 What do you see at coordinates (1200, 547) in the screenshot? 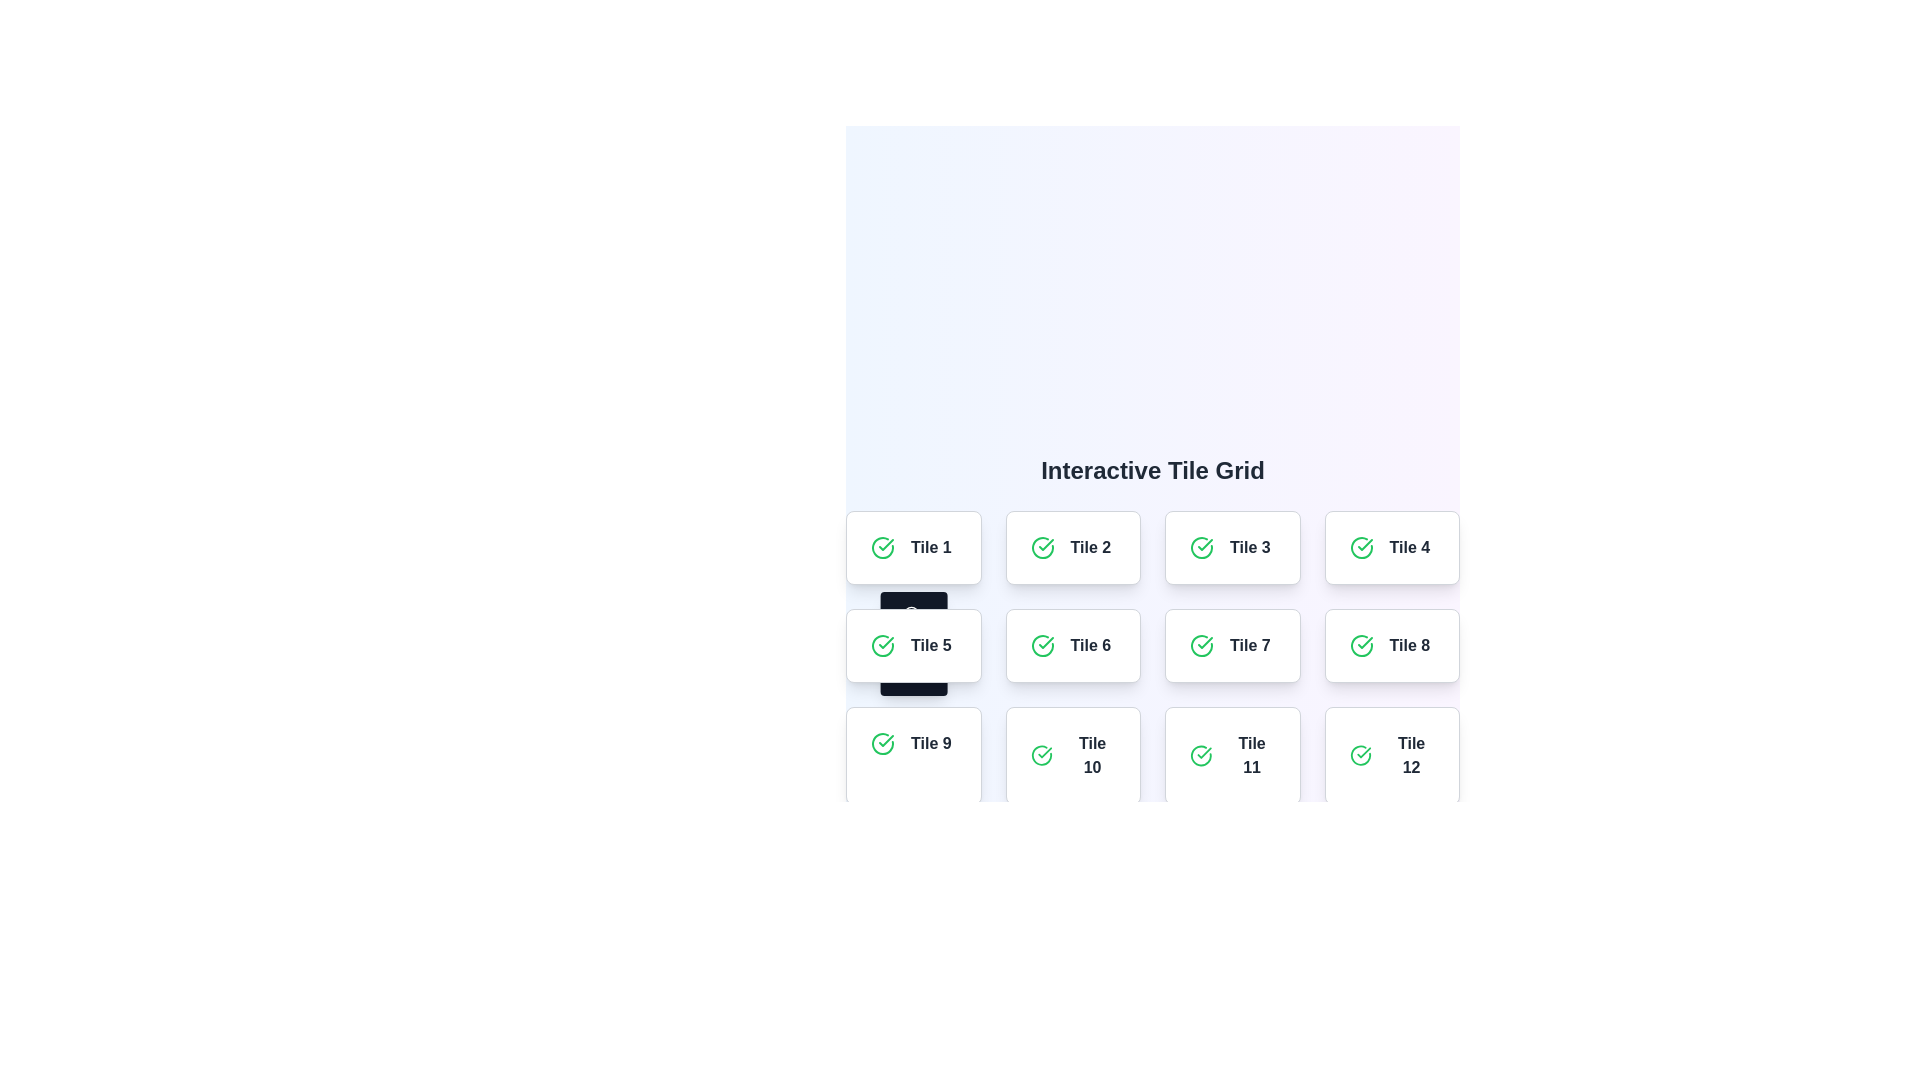
I see `the checkmark icon inside a circle, which indicates the successful completion or selection of the 'Tile 3' action, located to the left of the 'Tile 3' button` at bounding box center [1200, 547].